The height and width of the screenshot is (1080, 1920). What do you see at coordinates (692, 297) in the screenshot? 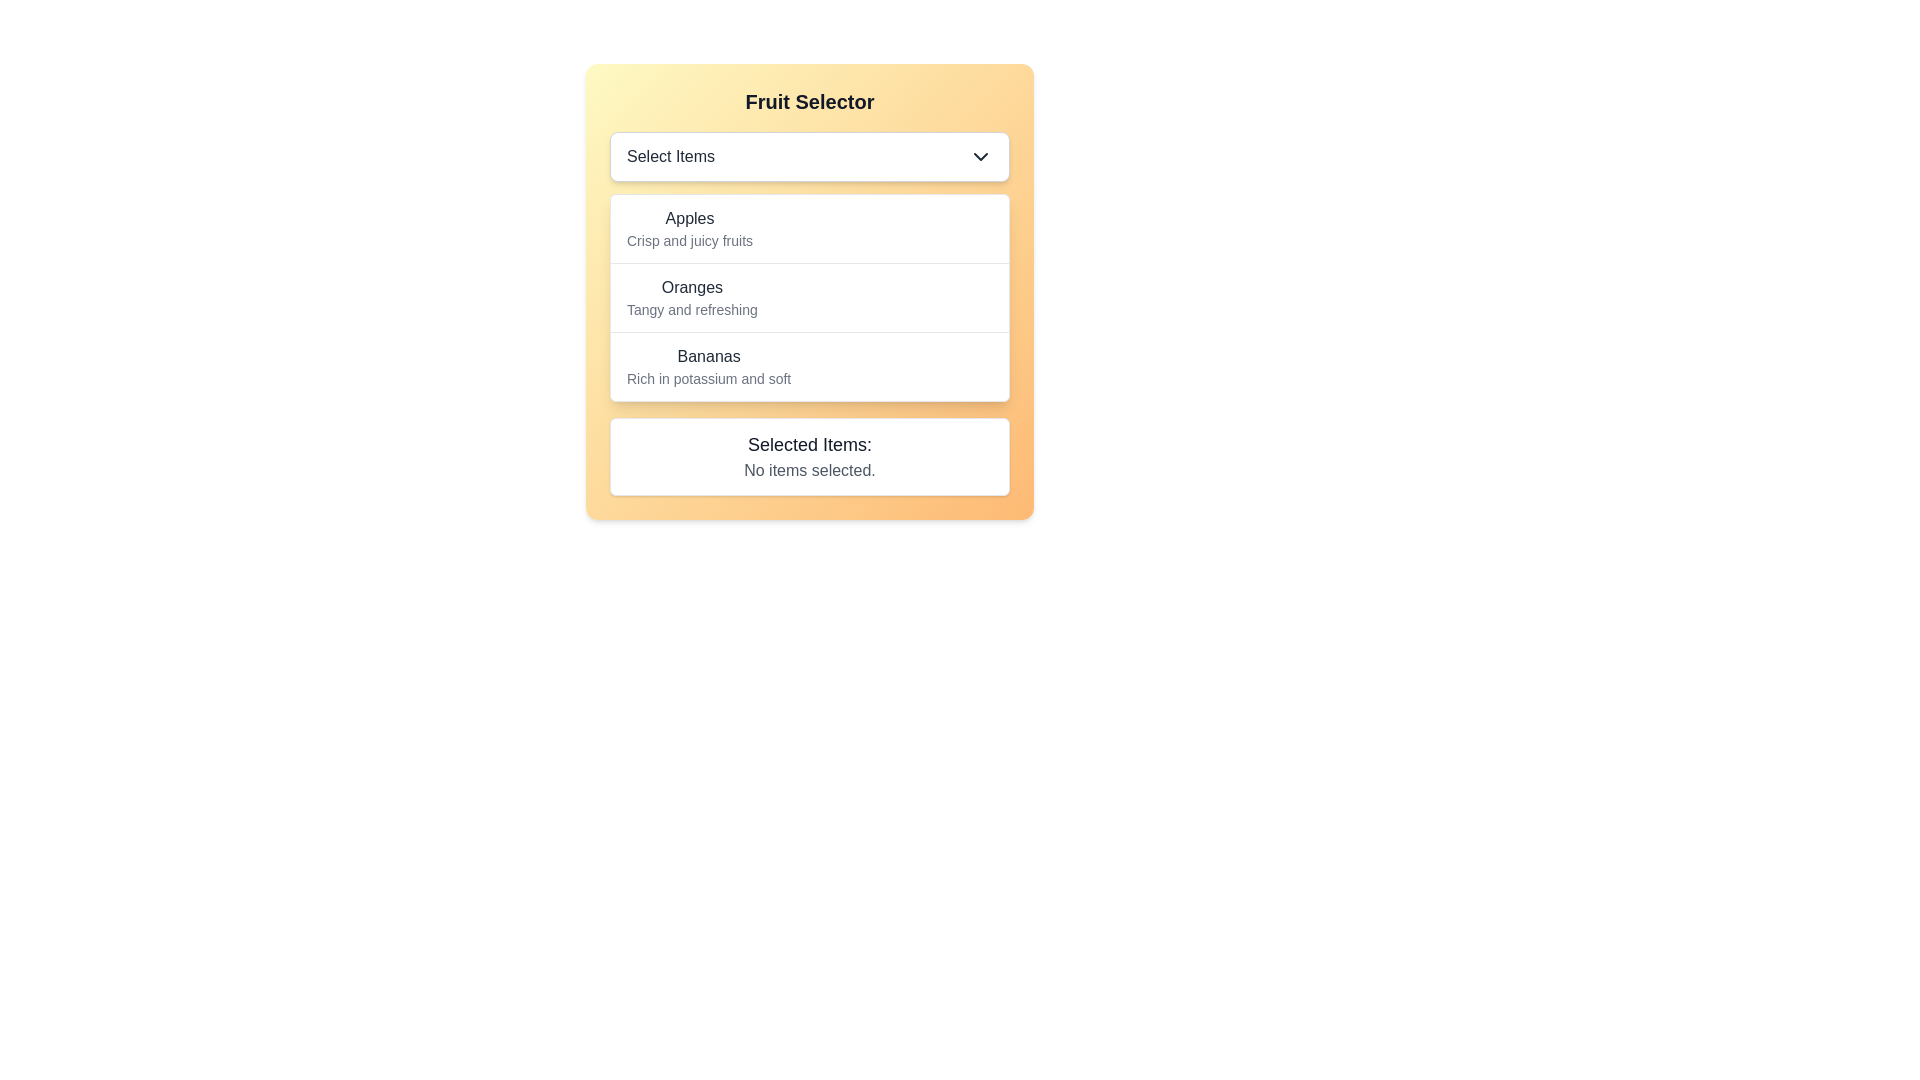
I see `the second option in the 'Fruit Selector' dropdown menu, which represents oranges` at bounding box center [692, 297].